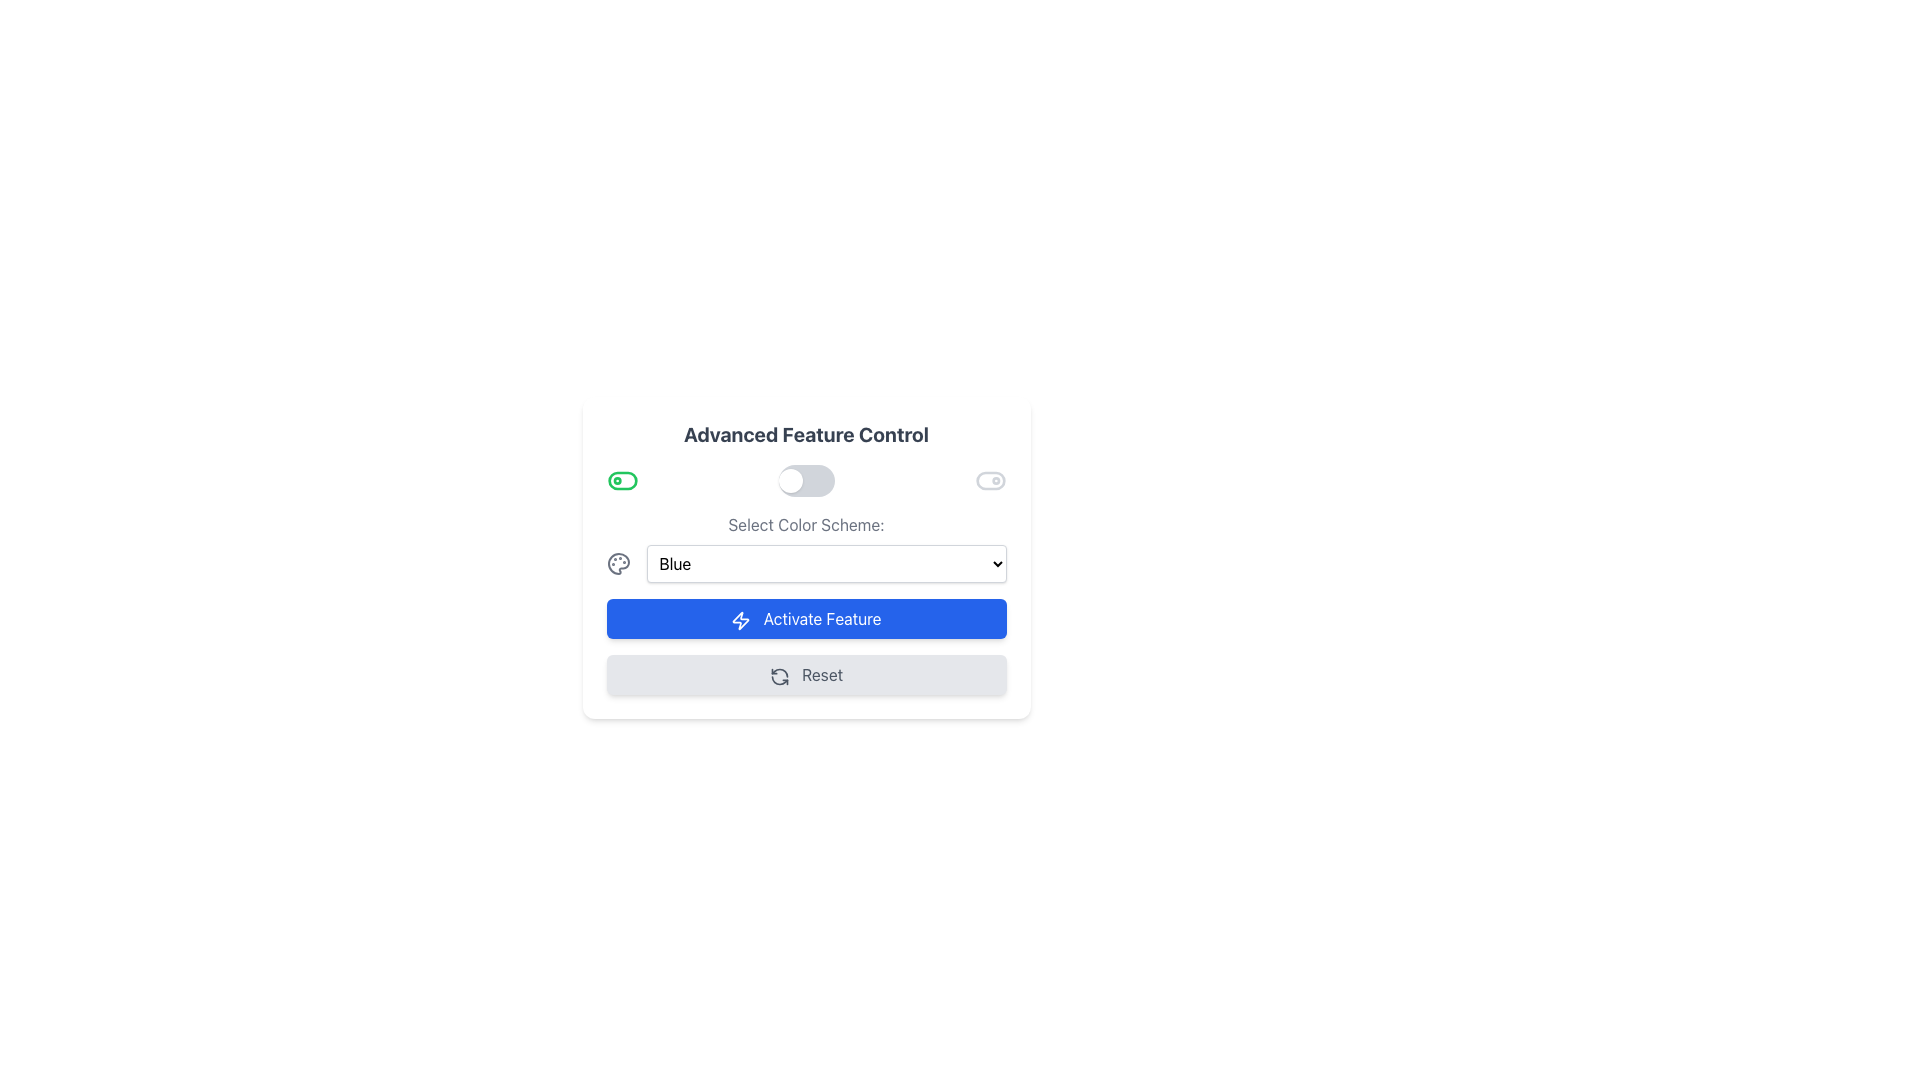 This screenshot has width=1920, height=1080. I want to click on the dropdown menu labeled 'Blue', so click(826, 563).